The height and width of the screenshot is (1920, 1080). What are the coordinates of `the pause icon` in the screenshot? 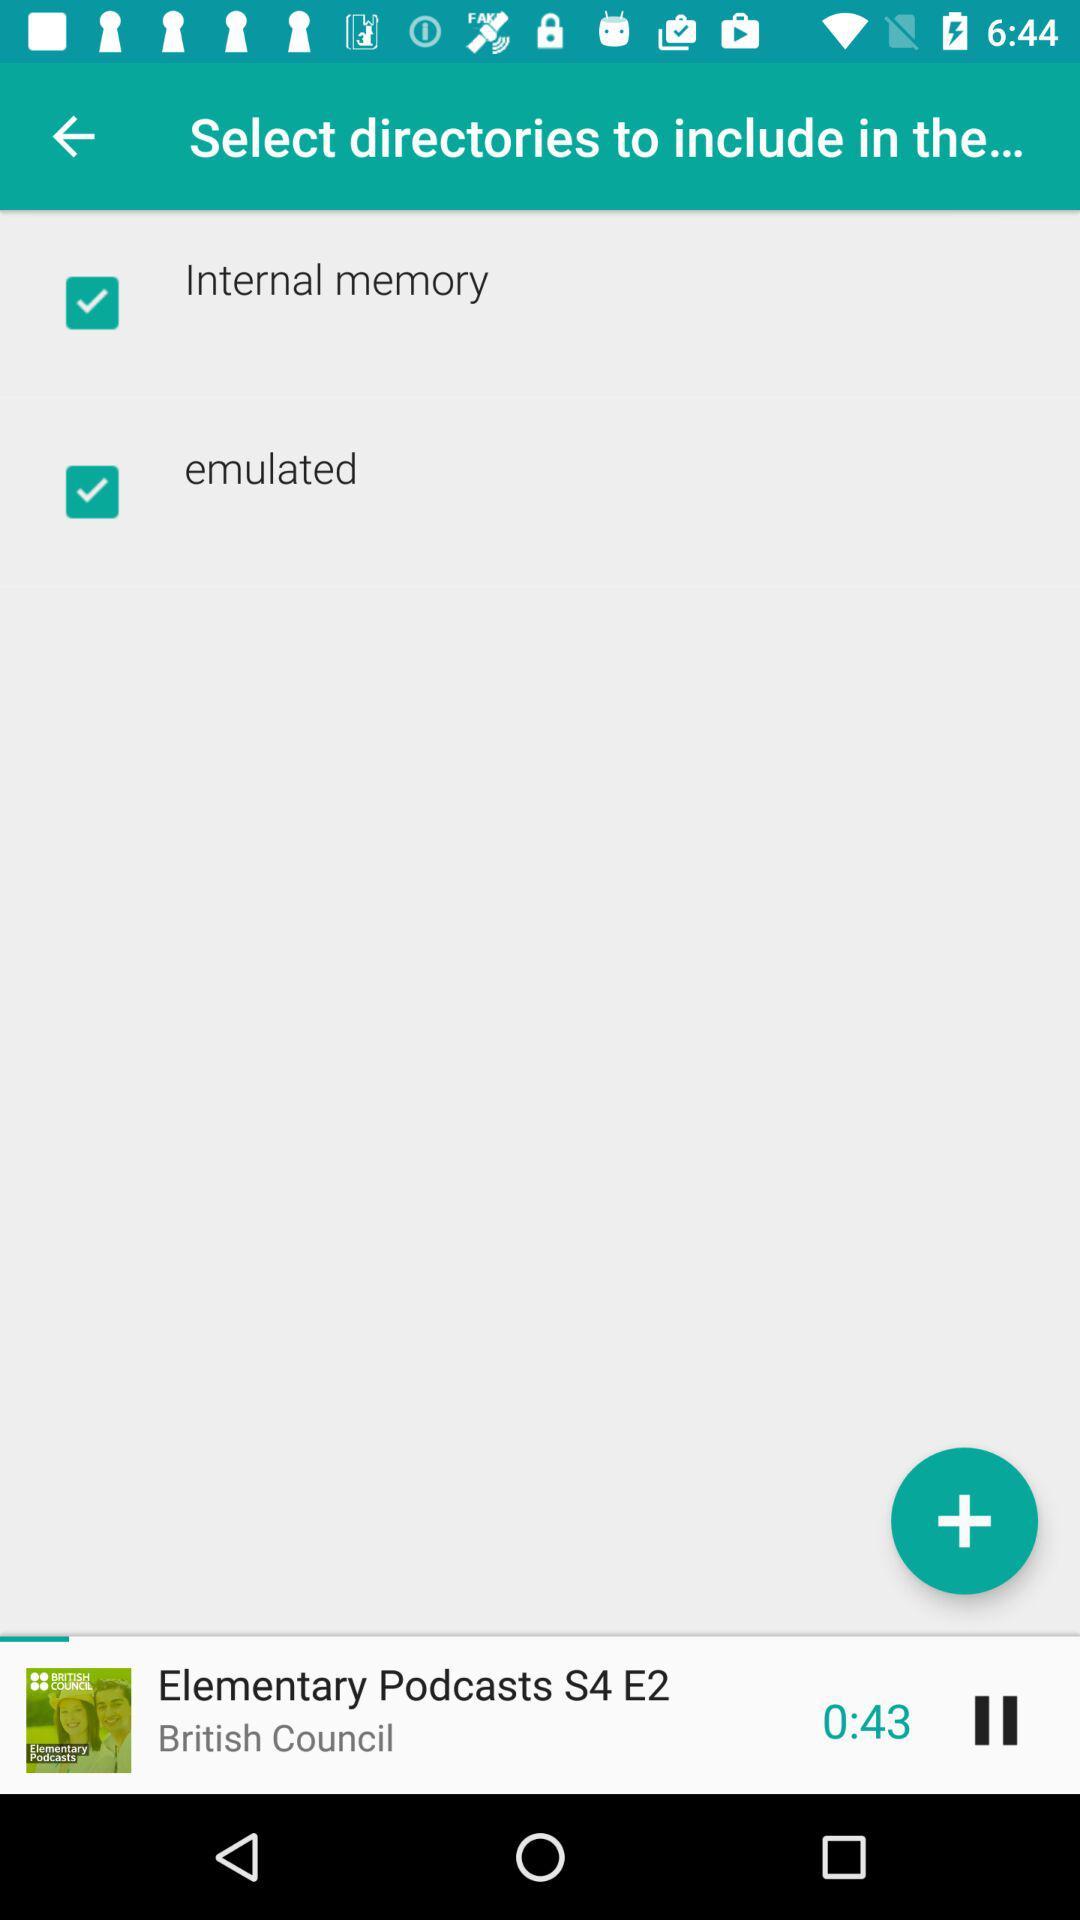 It's located at (995, 1719).